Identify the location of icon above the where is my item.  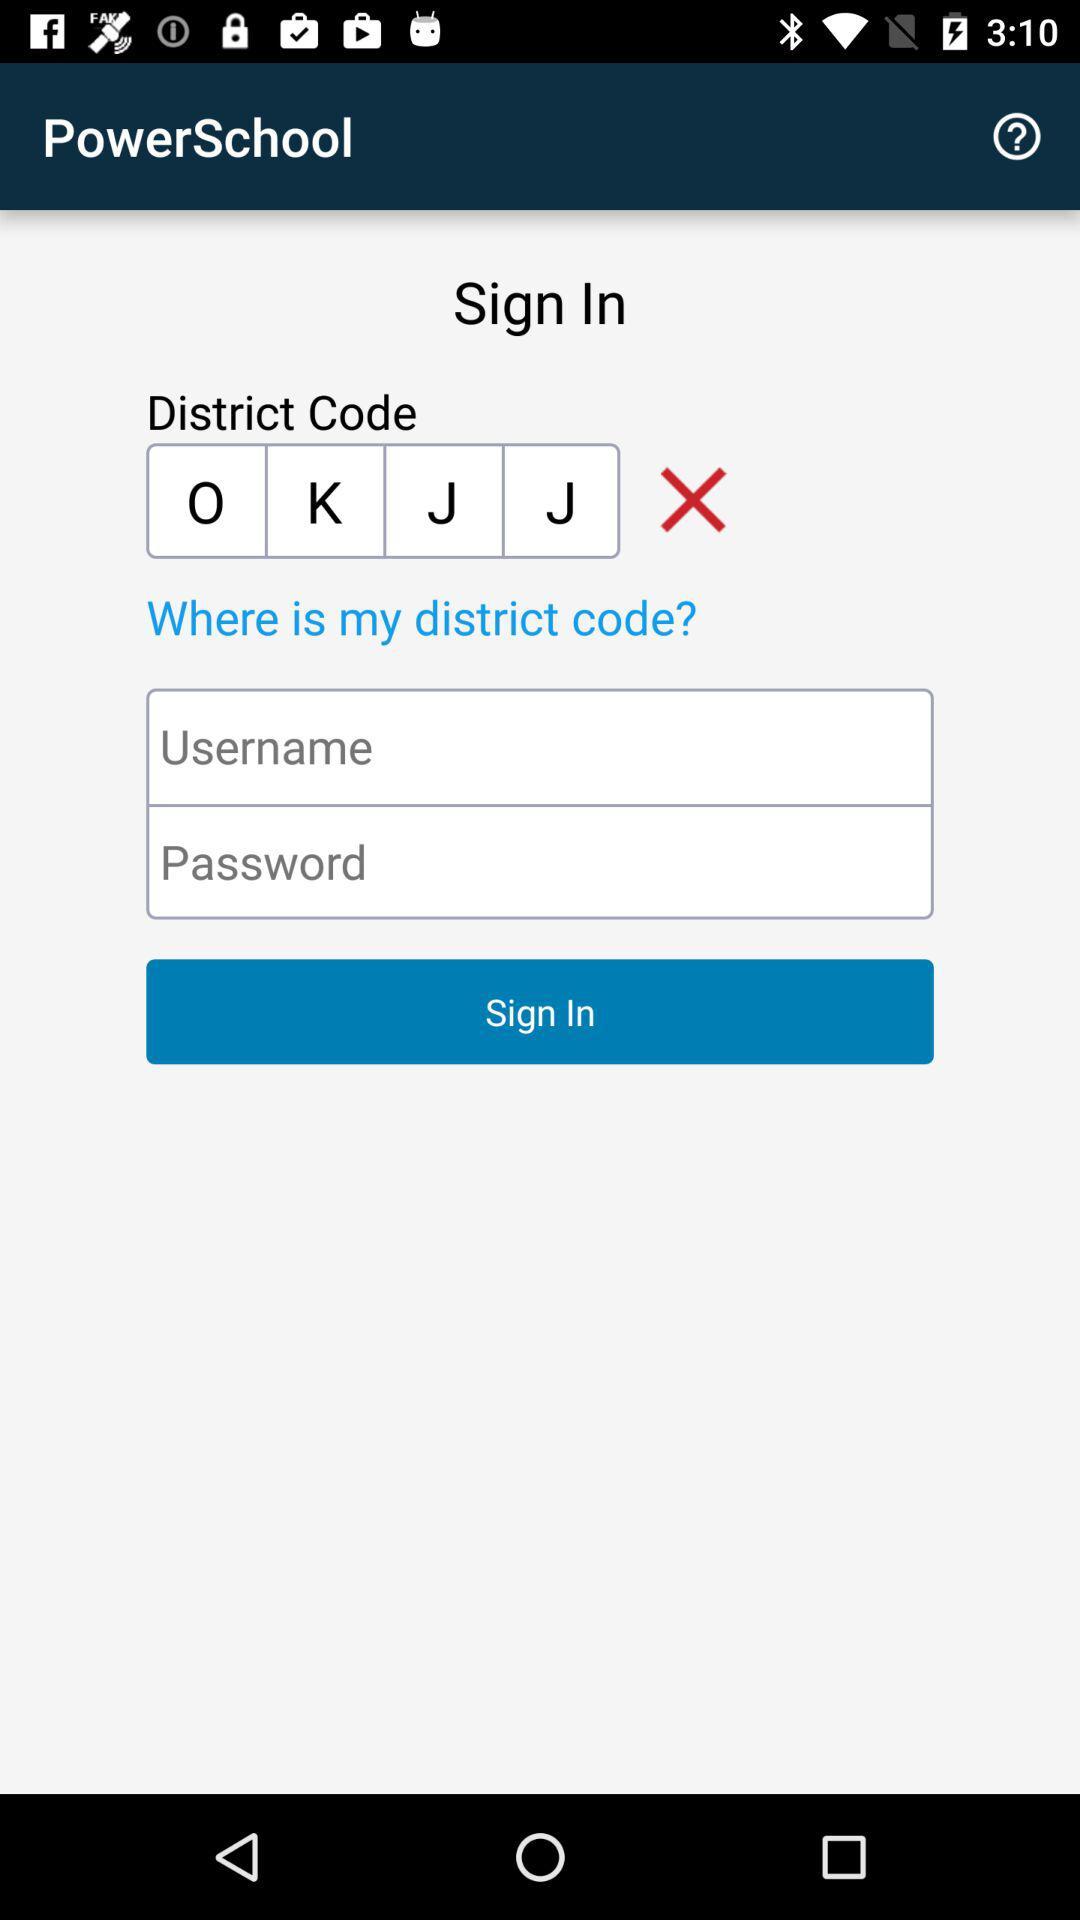
(323, 500).